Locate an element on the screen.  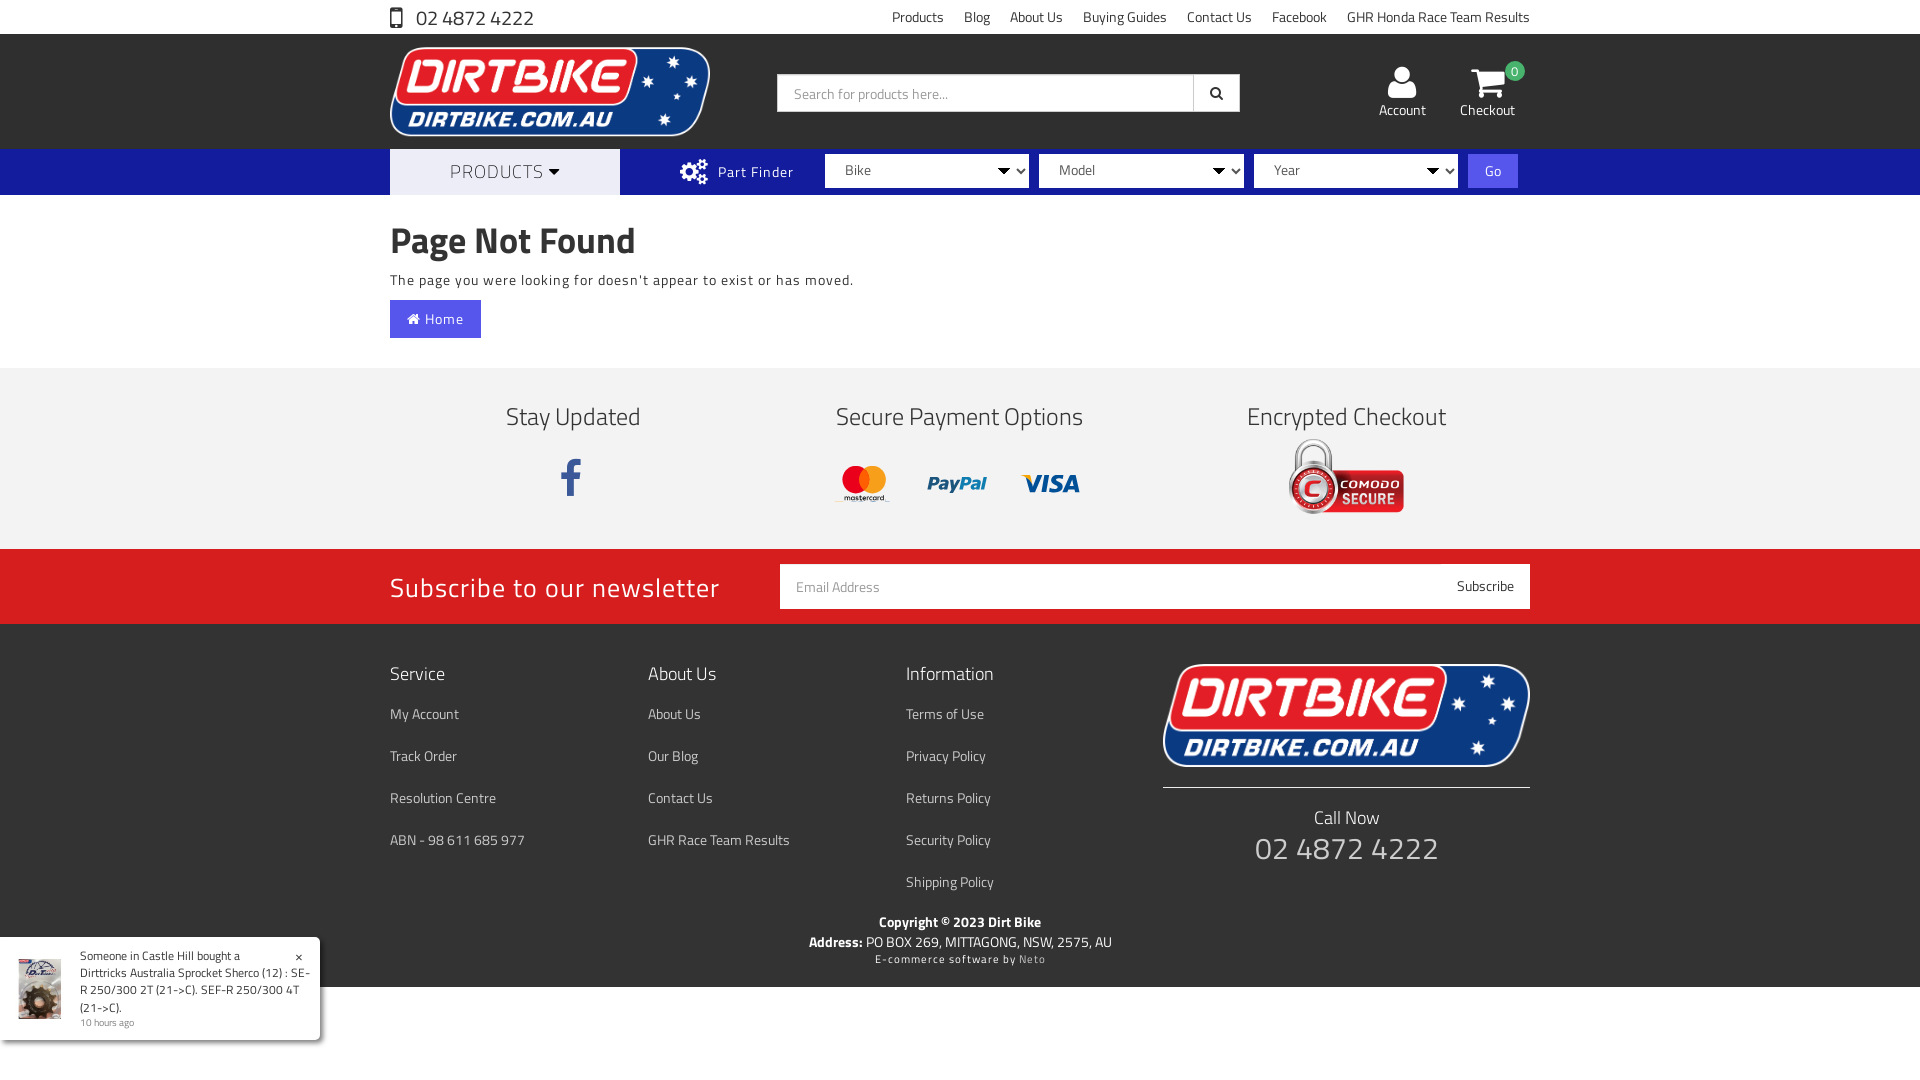
'Buying Guides' is located at coordinates (1082, 16).